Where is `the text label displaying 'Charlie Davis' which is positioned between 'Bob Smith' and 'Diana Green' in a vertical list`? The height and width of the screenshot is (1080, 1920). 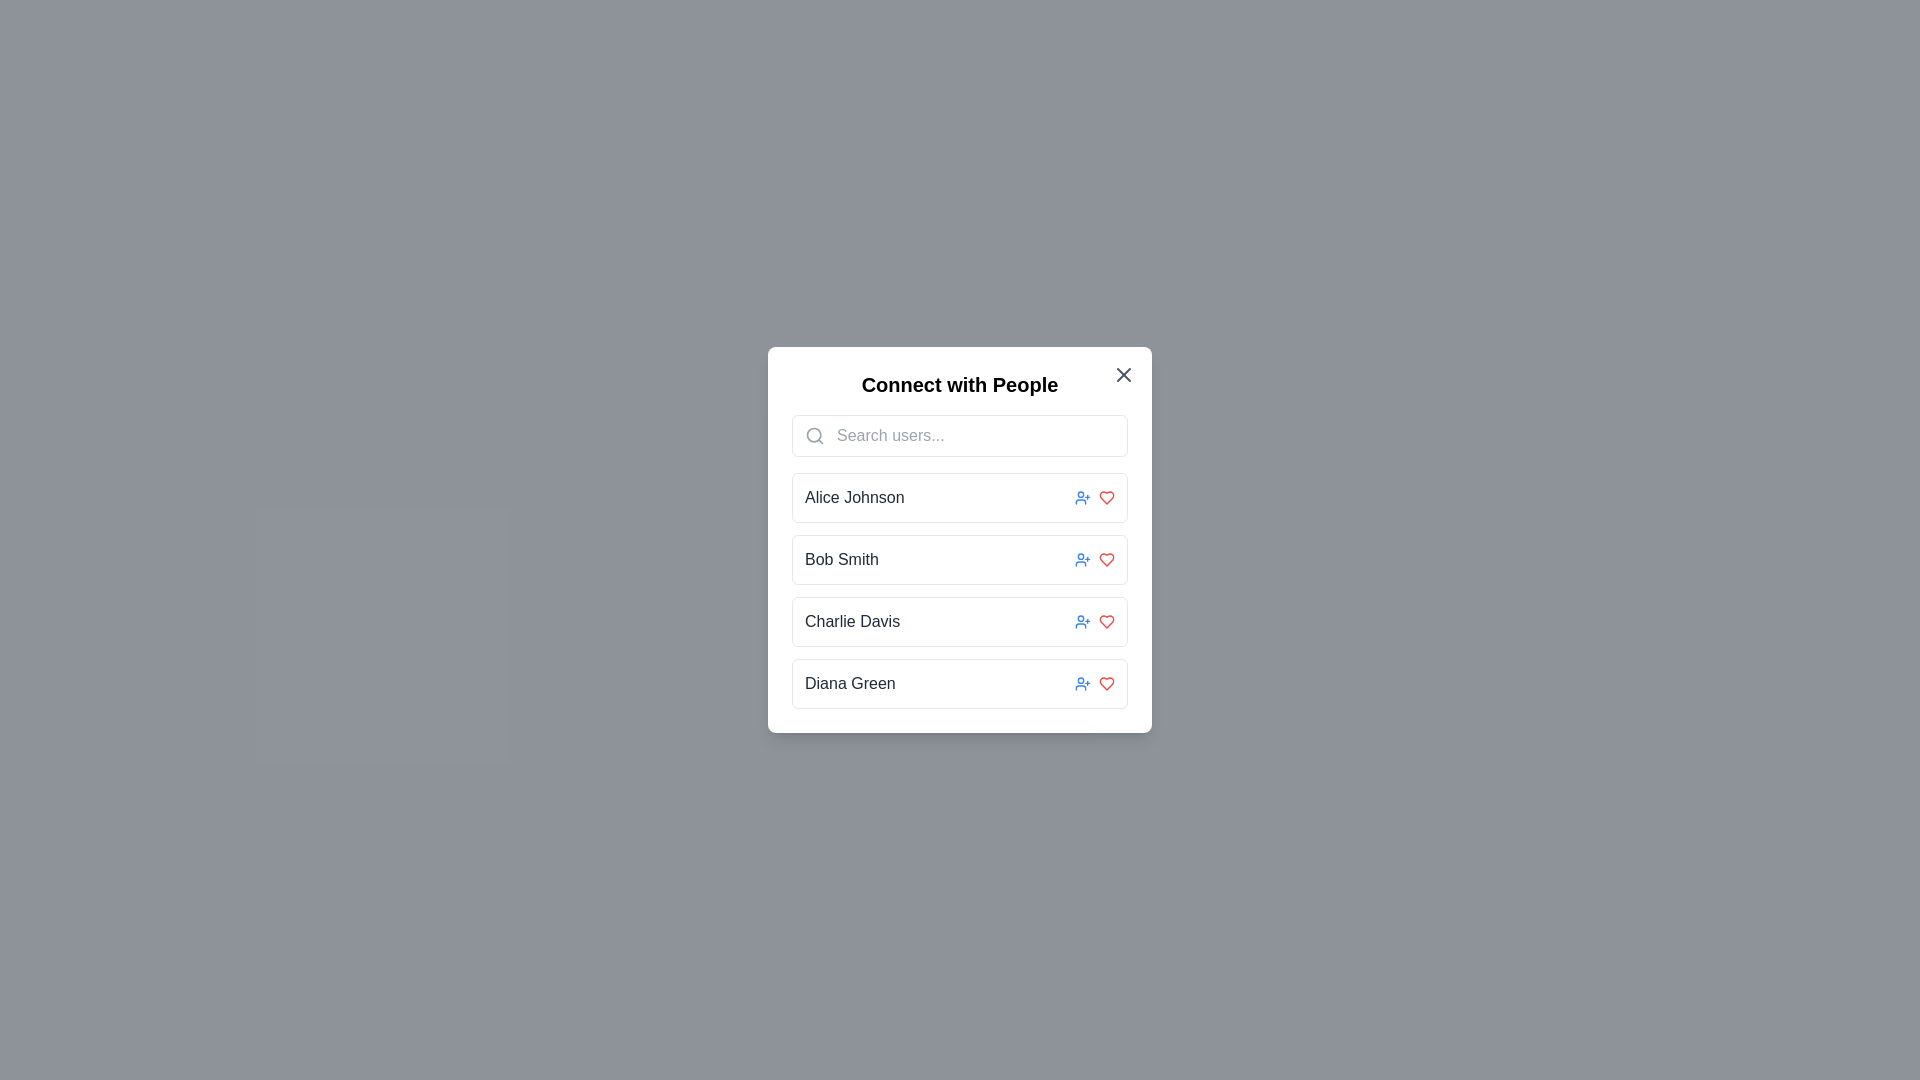
the text label displaying 'Charlie Davis' which is positioned between 'Bob Smith' and 'Diana Green' in a vertical list is located at coordinates (852, 620).